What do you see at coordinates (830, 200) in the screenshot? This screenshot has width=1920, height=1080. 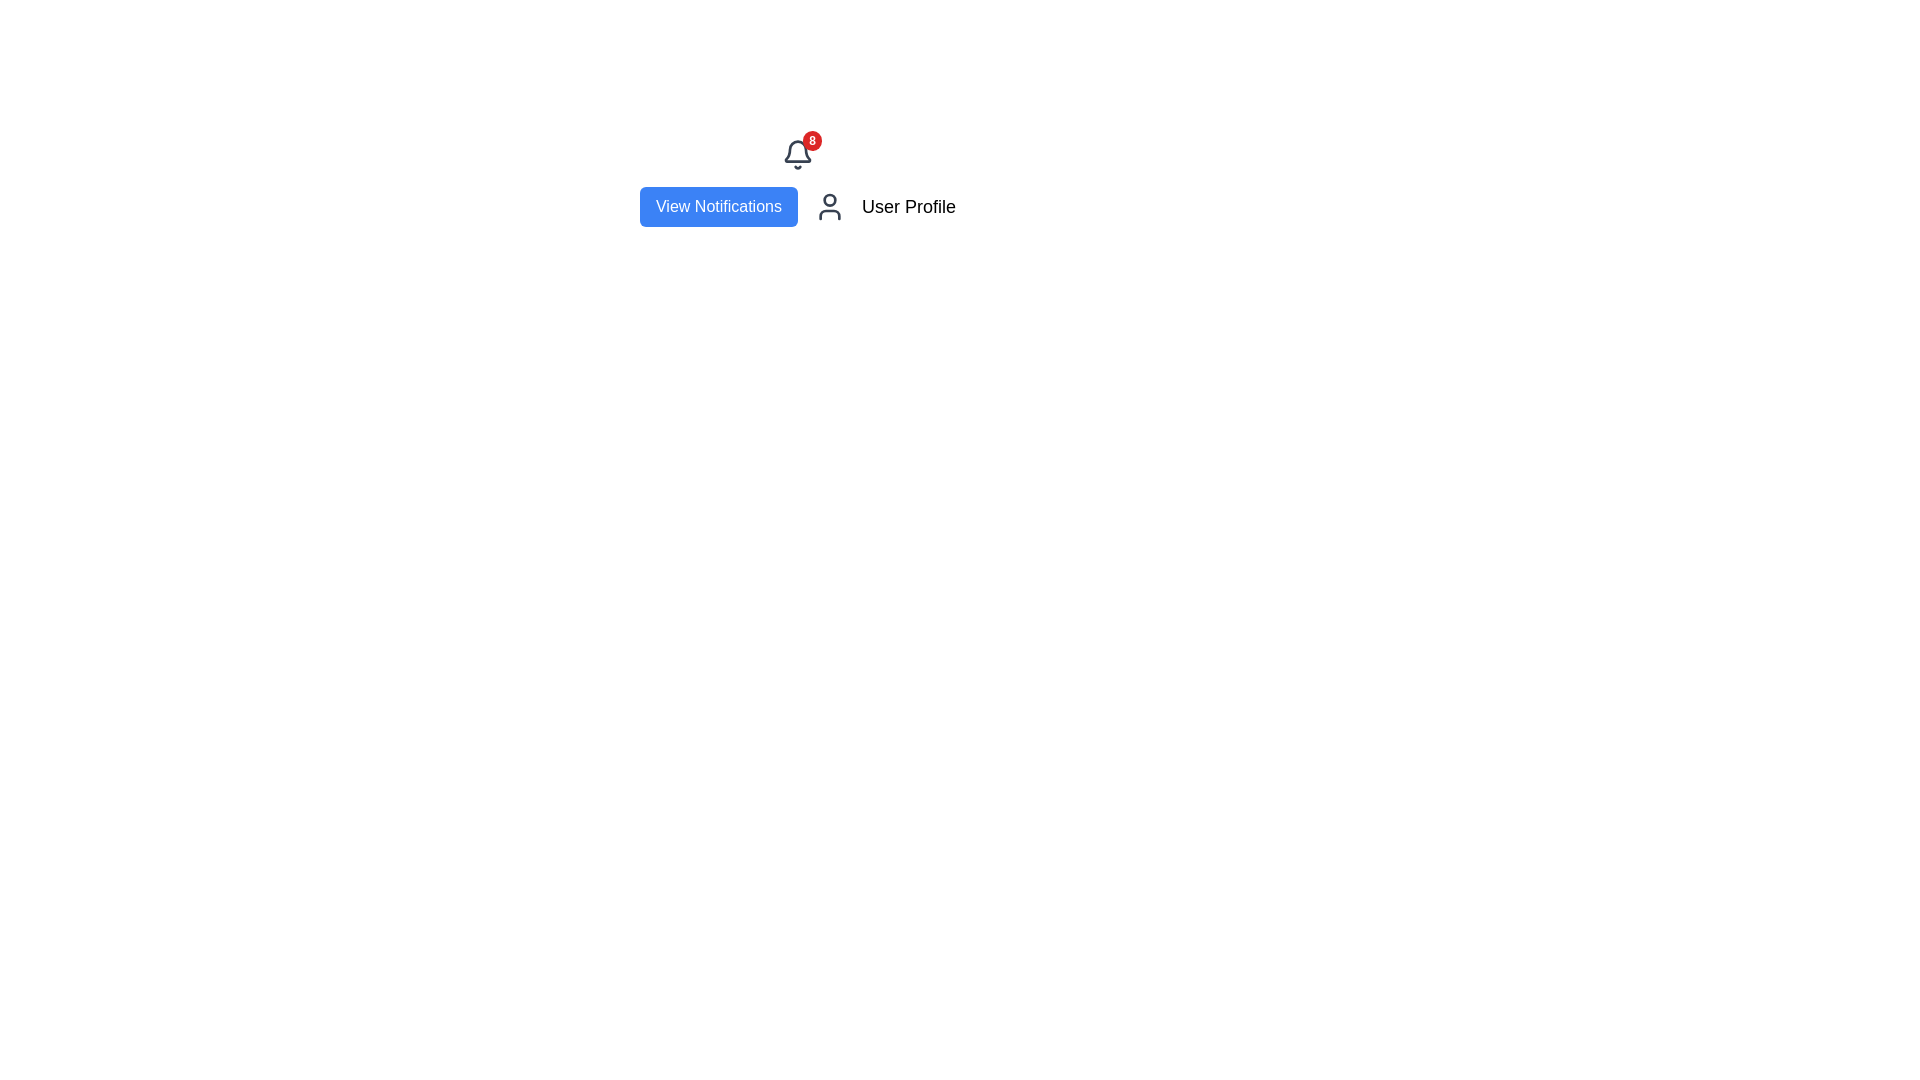 I see `the small red-filled circular shape located at the head portion of the user profile icon, which is part of user-related actions` at bounding box center [830, 200].